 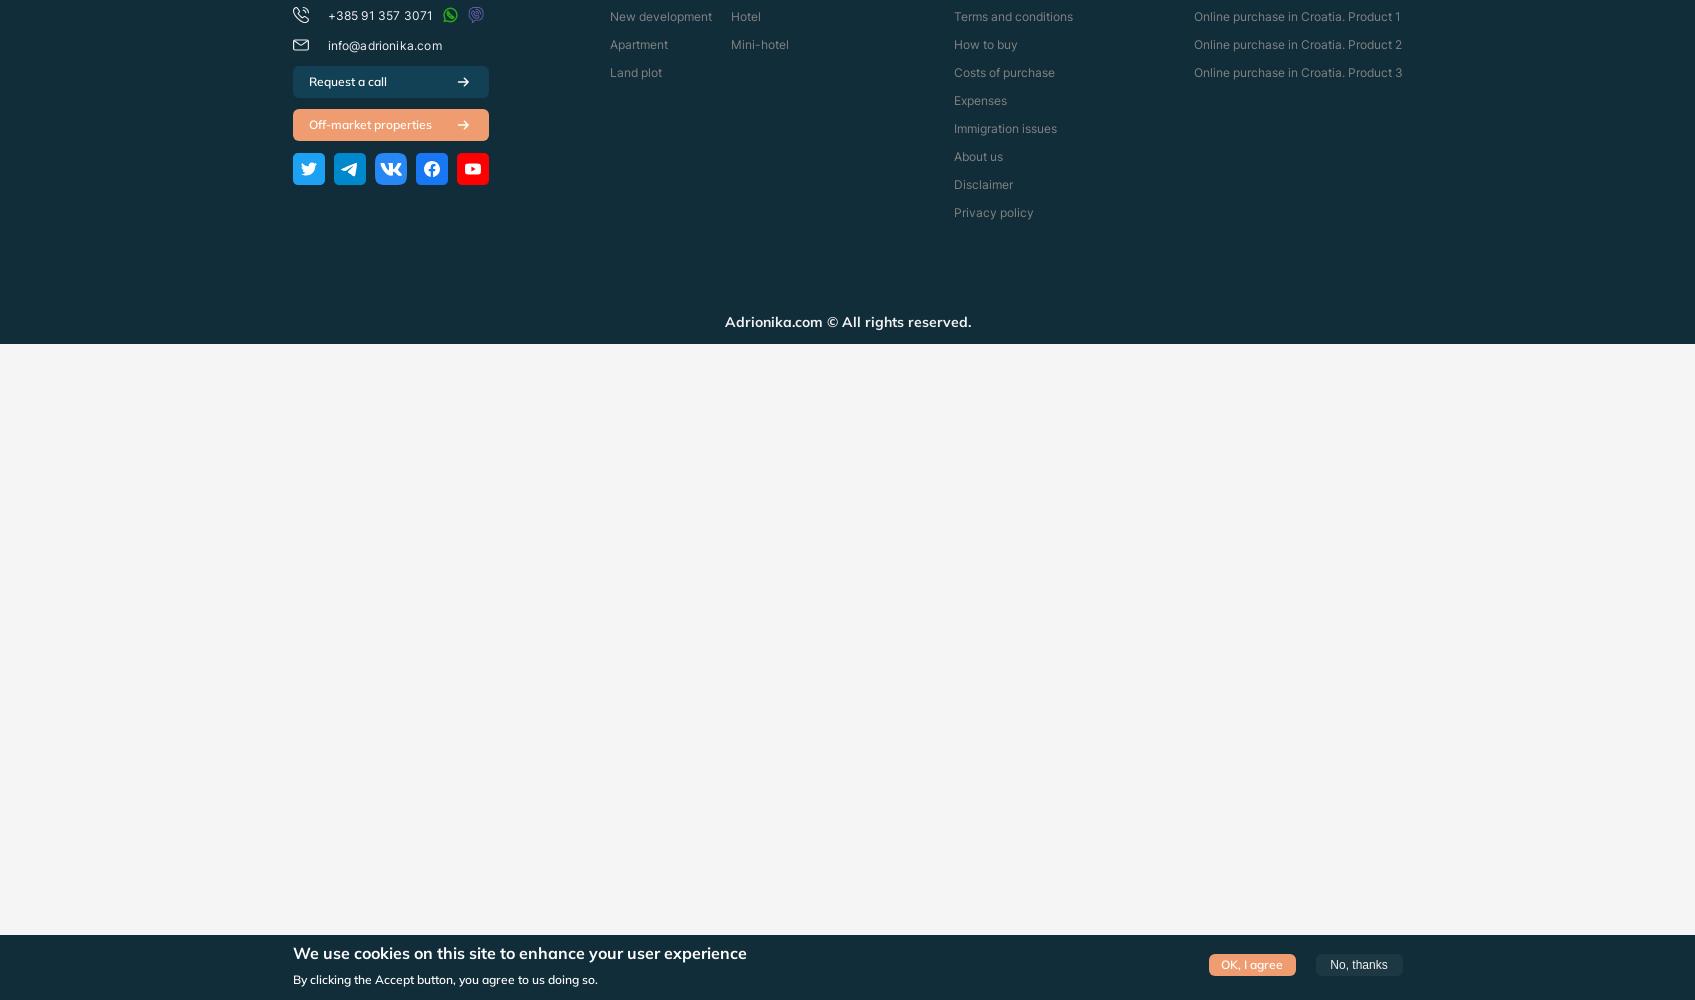 What do you see at coordinates (983, 44) in the screenshot?
I see `'How to buy'` at bounding box center [983, 44].